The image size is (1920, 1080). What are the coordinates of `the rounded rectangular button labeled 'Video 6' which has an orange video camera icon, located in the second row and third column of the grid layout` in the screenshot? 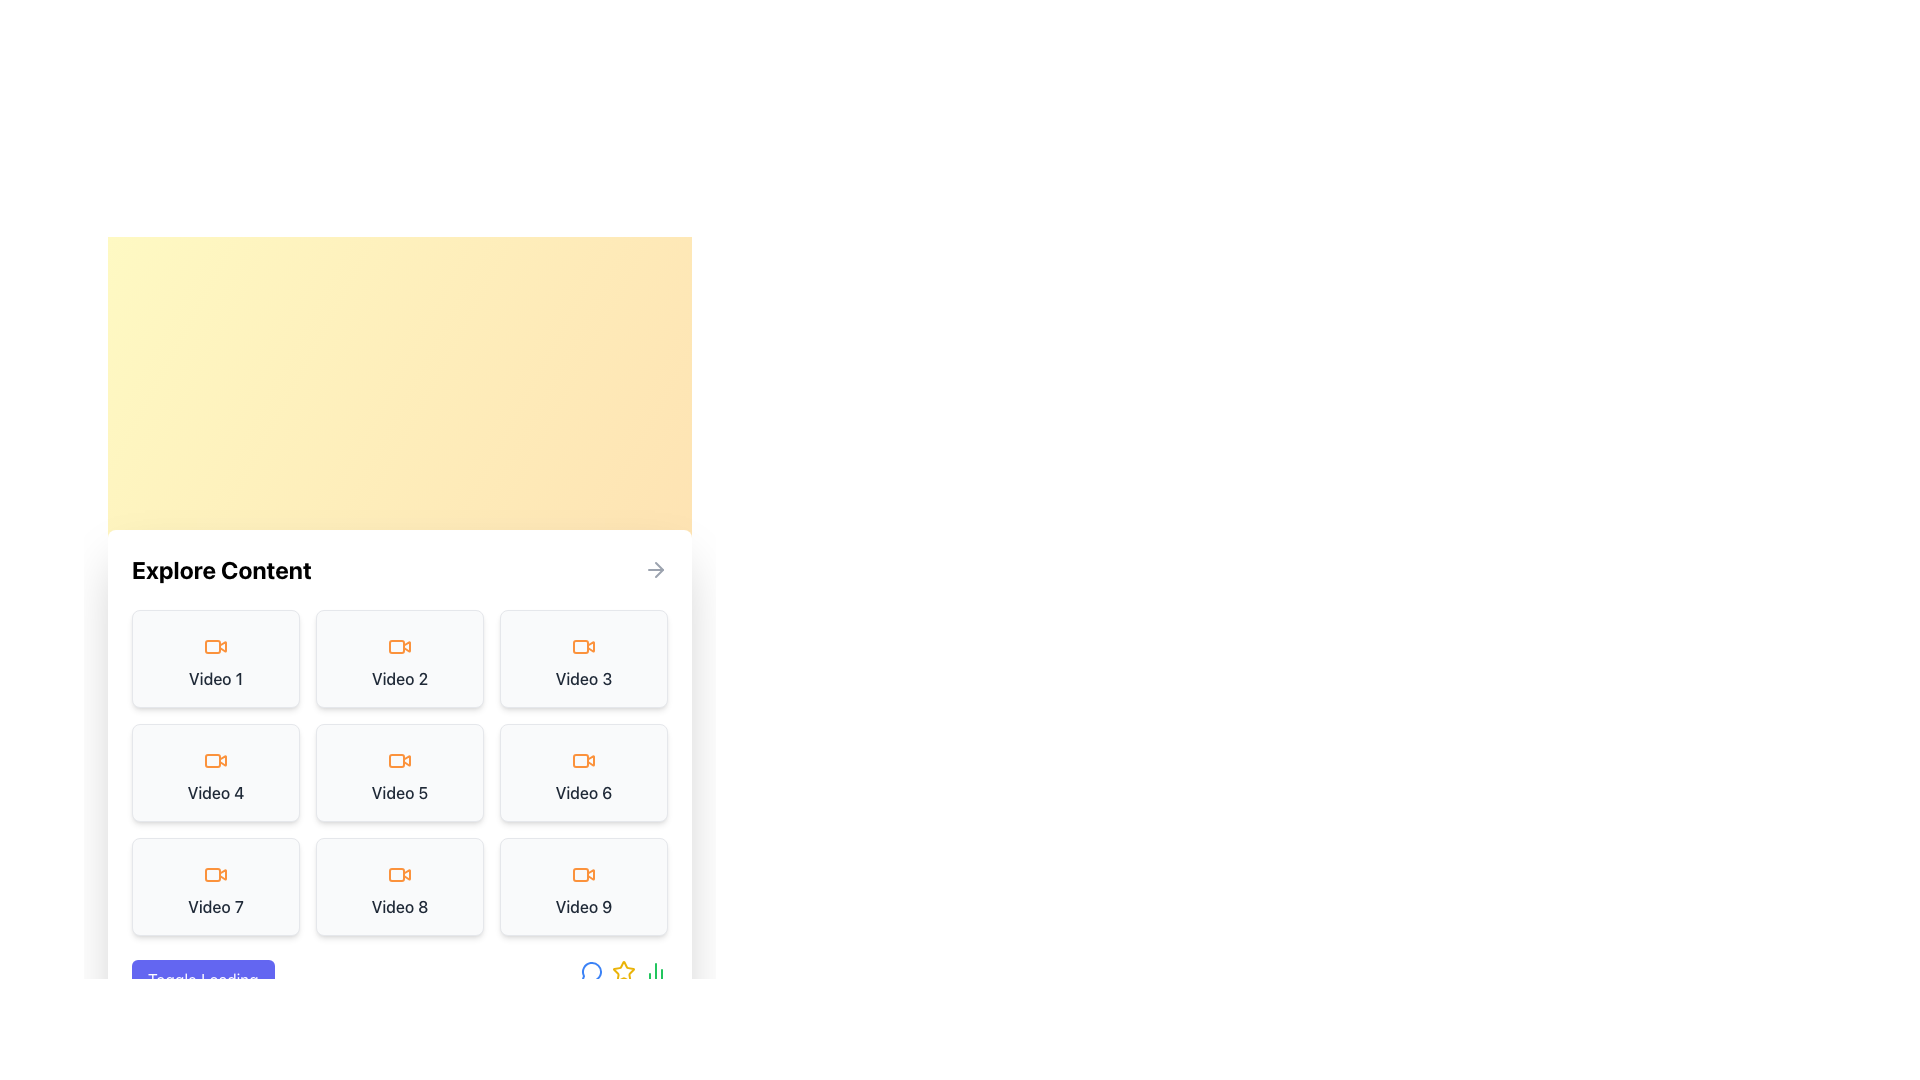 It's located at (583, 771).